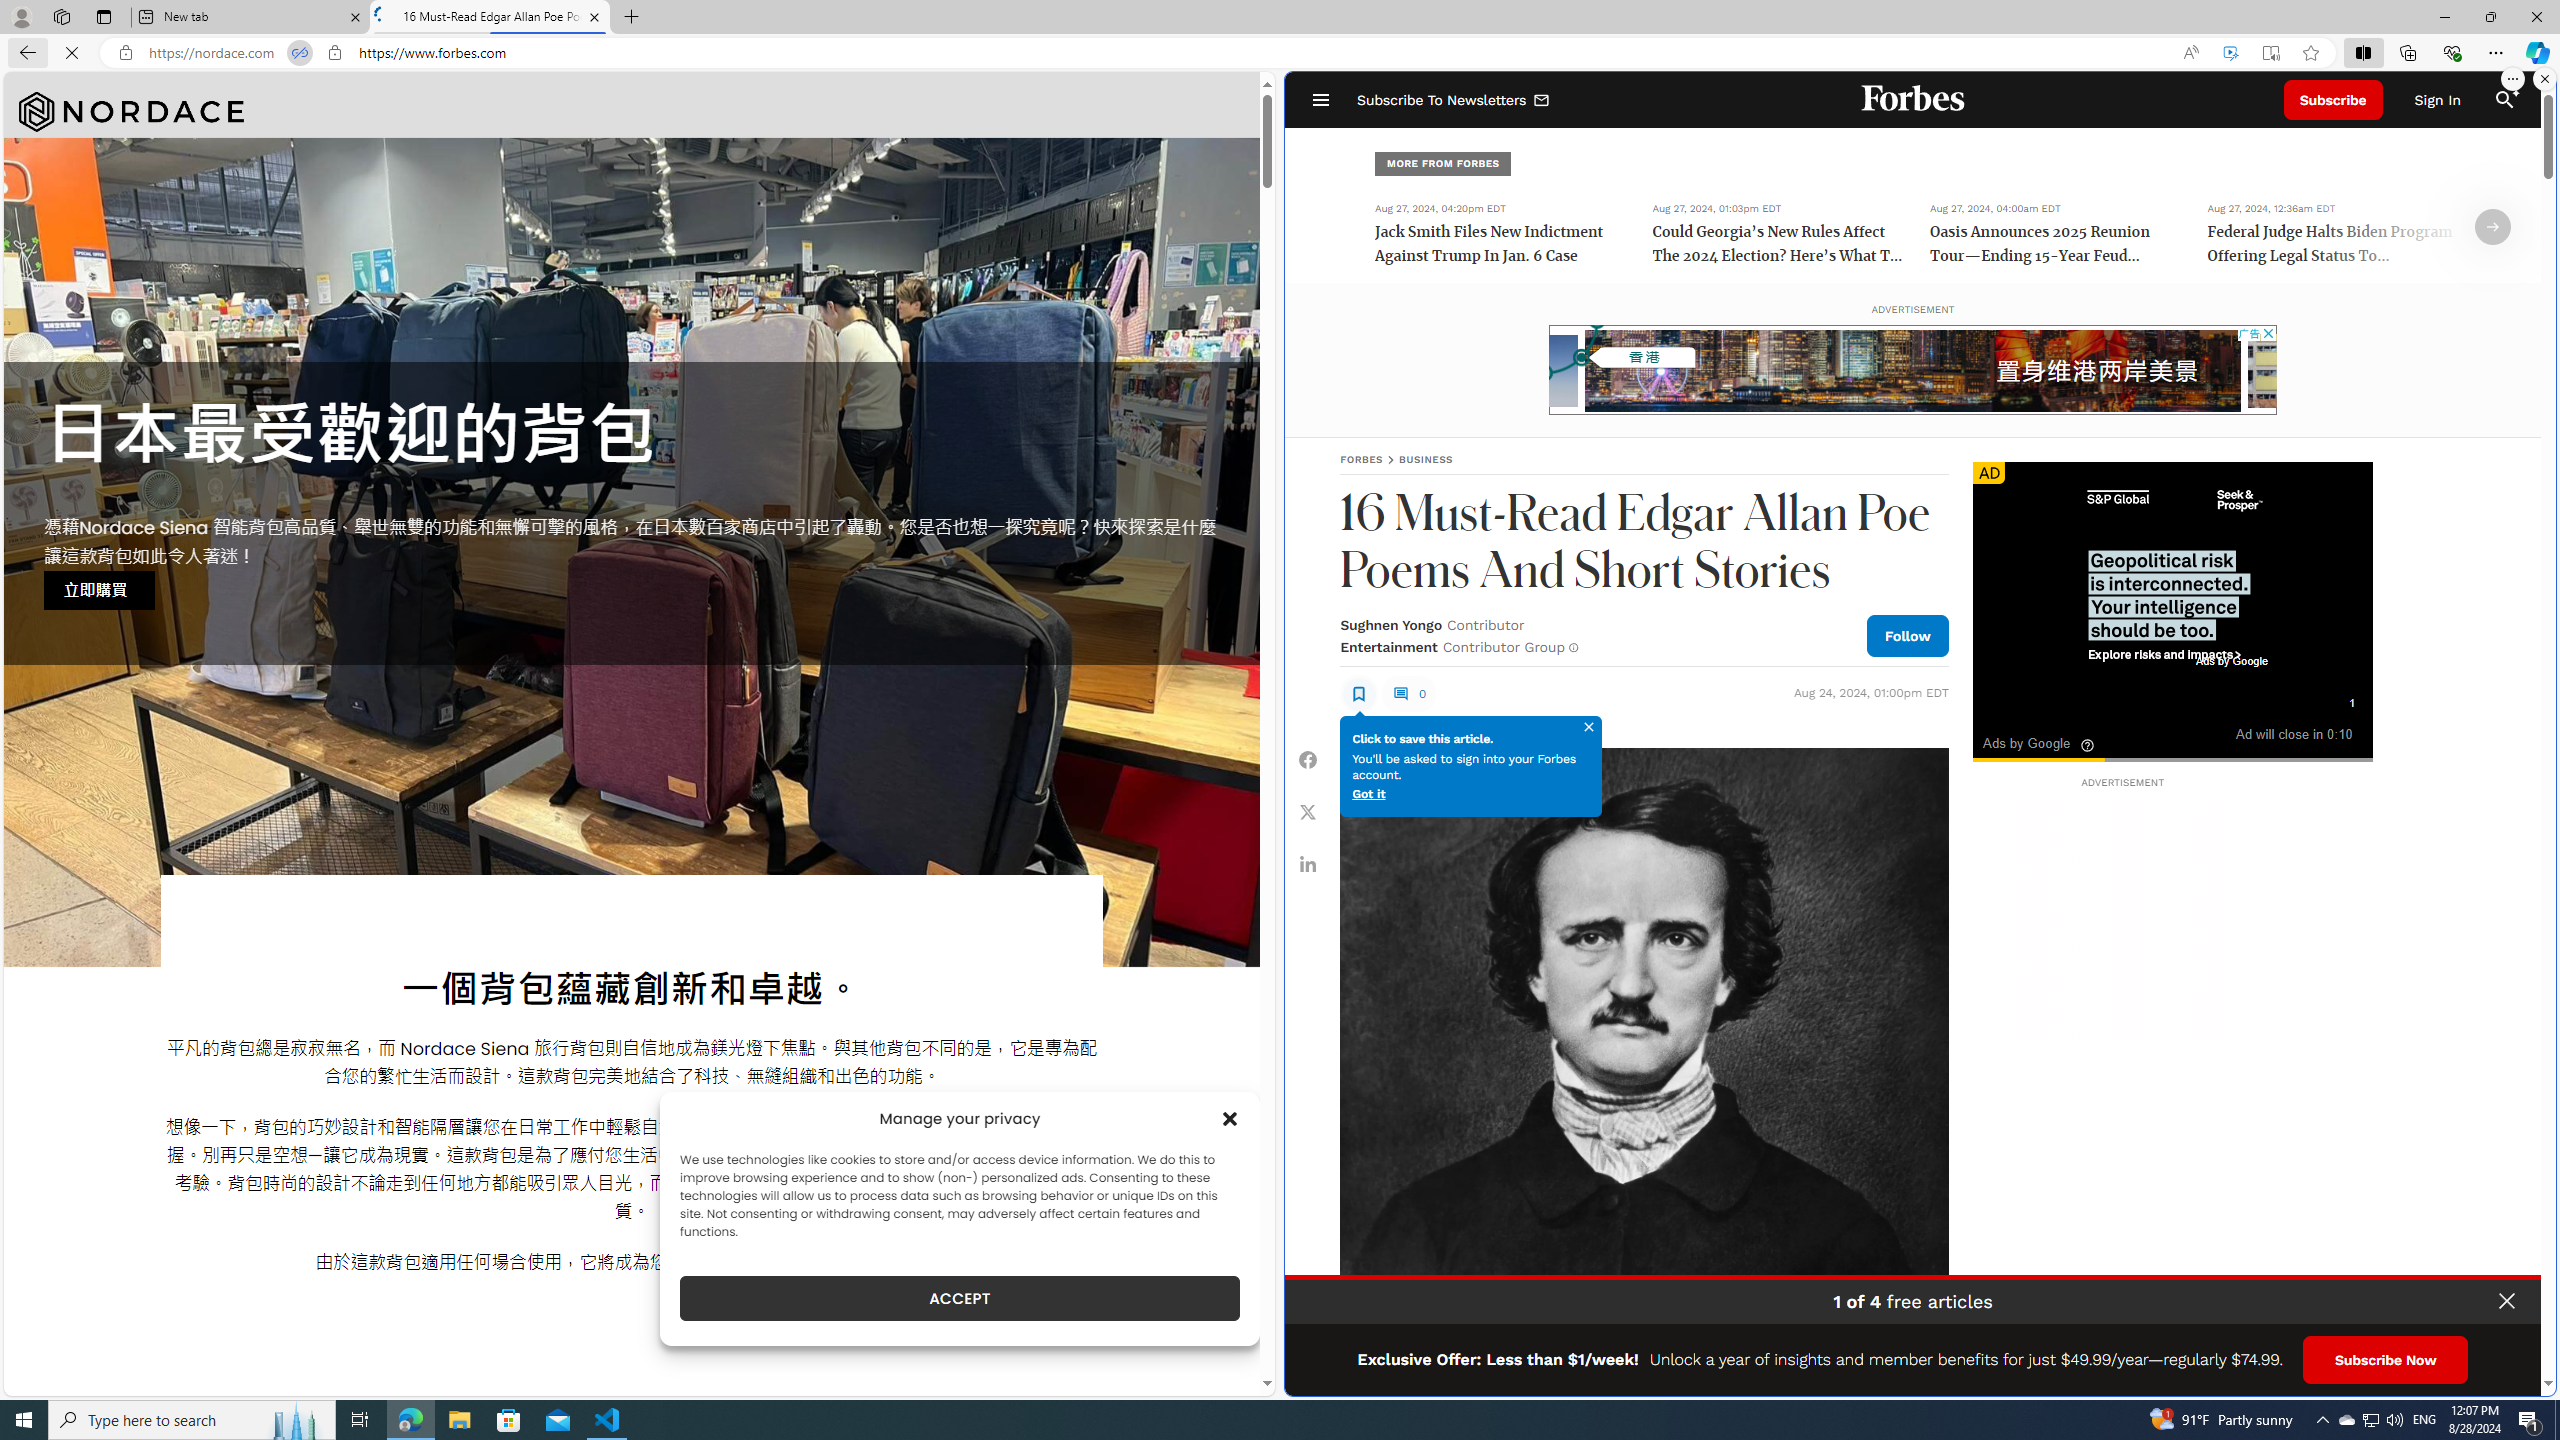  I want to click on 'Follow Author', so click(1907, 635).